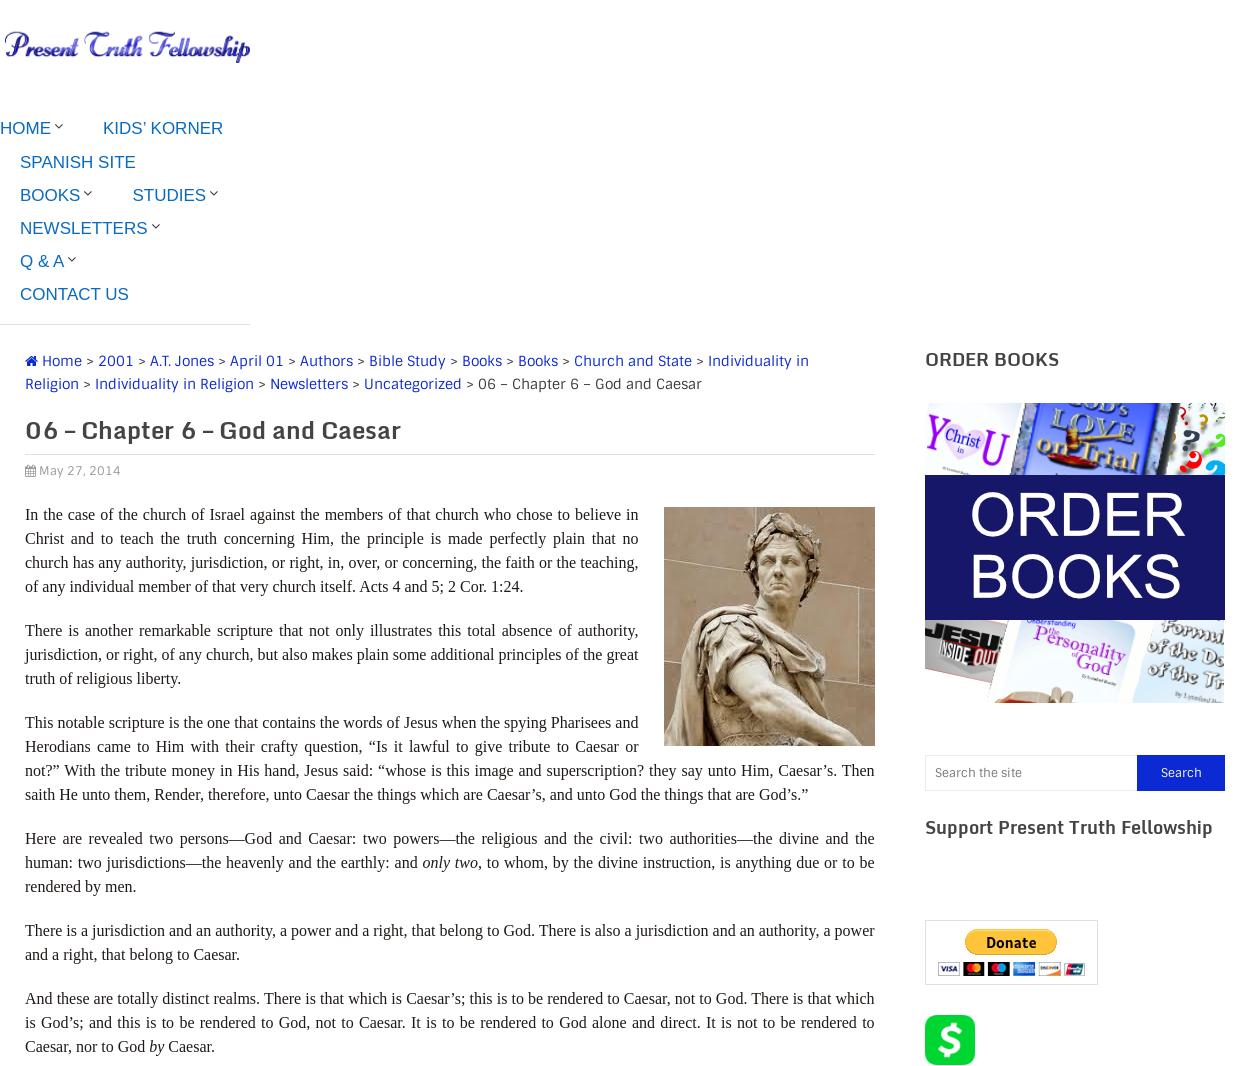 The width and height of the screenshot is (1250, 1066). I want to click on 'only two', so click(448, 861).